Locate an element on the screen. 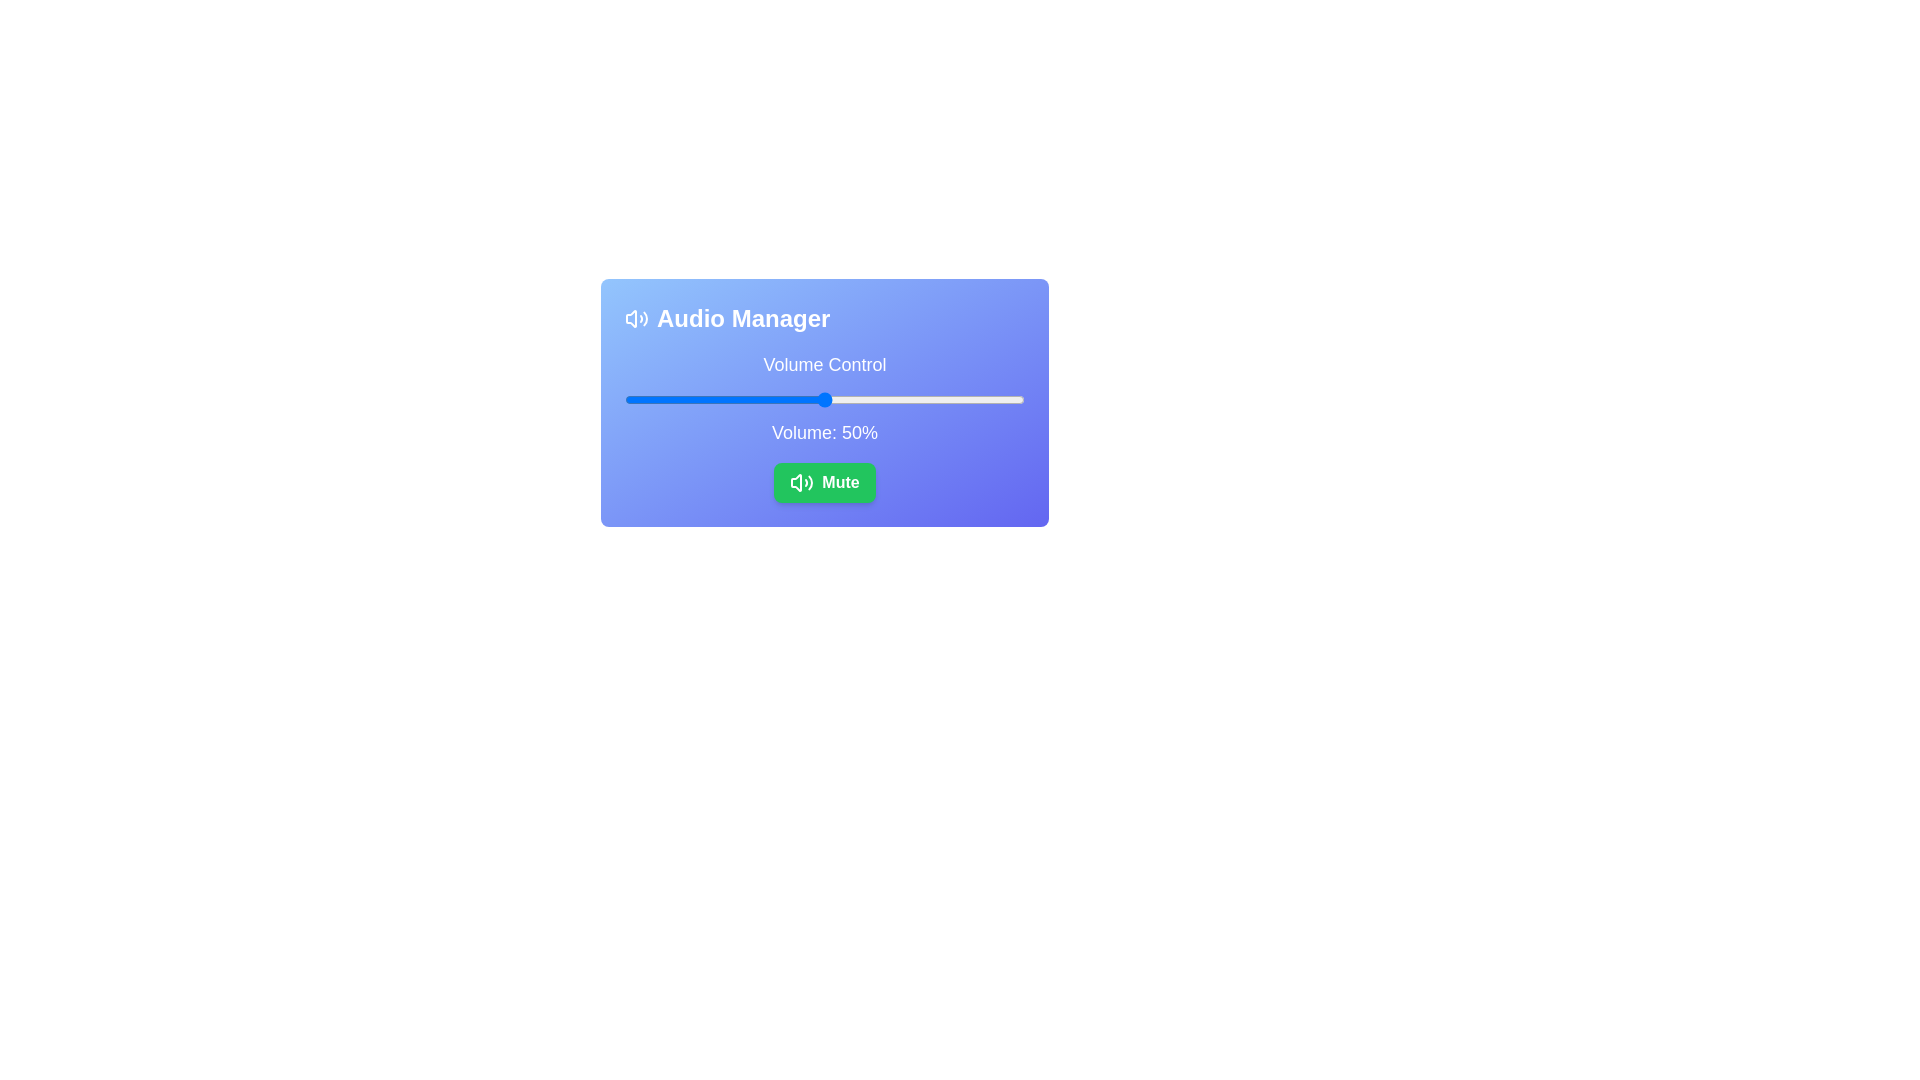 Image resolution: width=1920 pixels, height=1080 pixels. the volume slider to 78% is located at coordinates (935, 400).